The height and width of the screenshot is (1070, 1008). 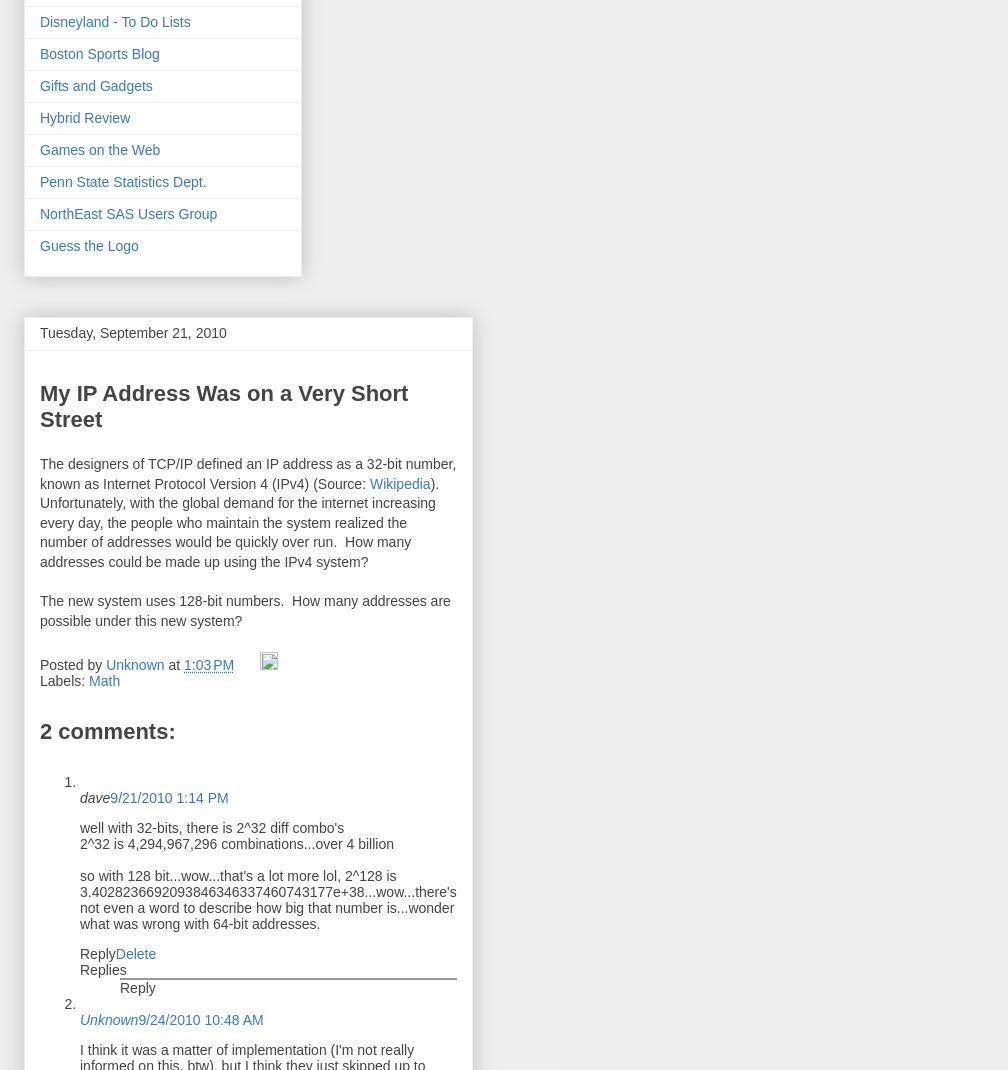 What do you see at coordinates (95, 85) in the screenshot?
I see `'Gifts and Gadgets'` at bounding box center [95, 85].